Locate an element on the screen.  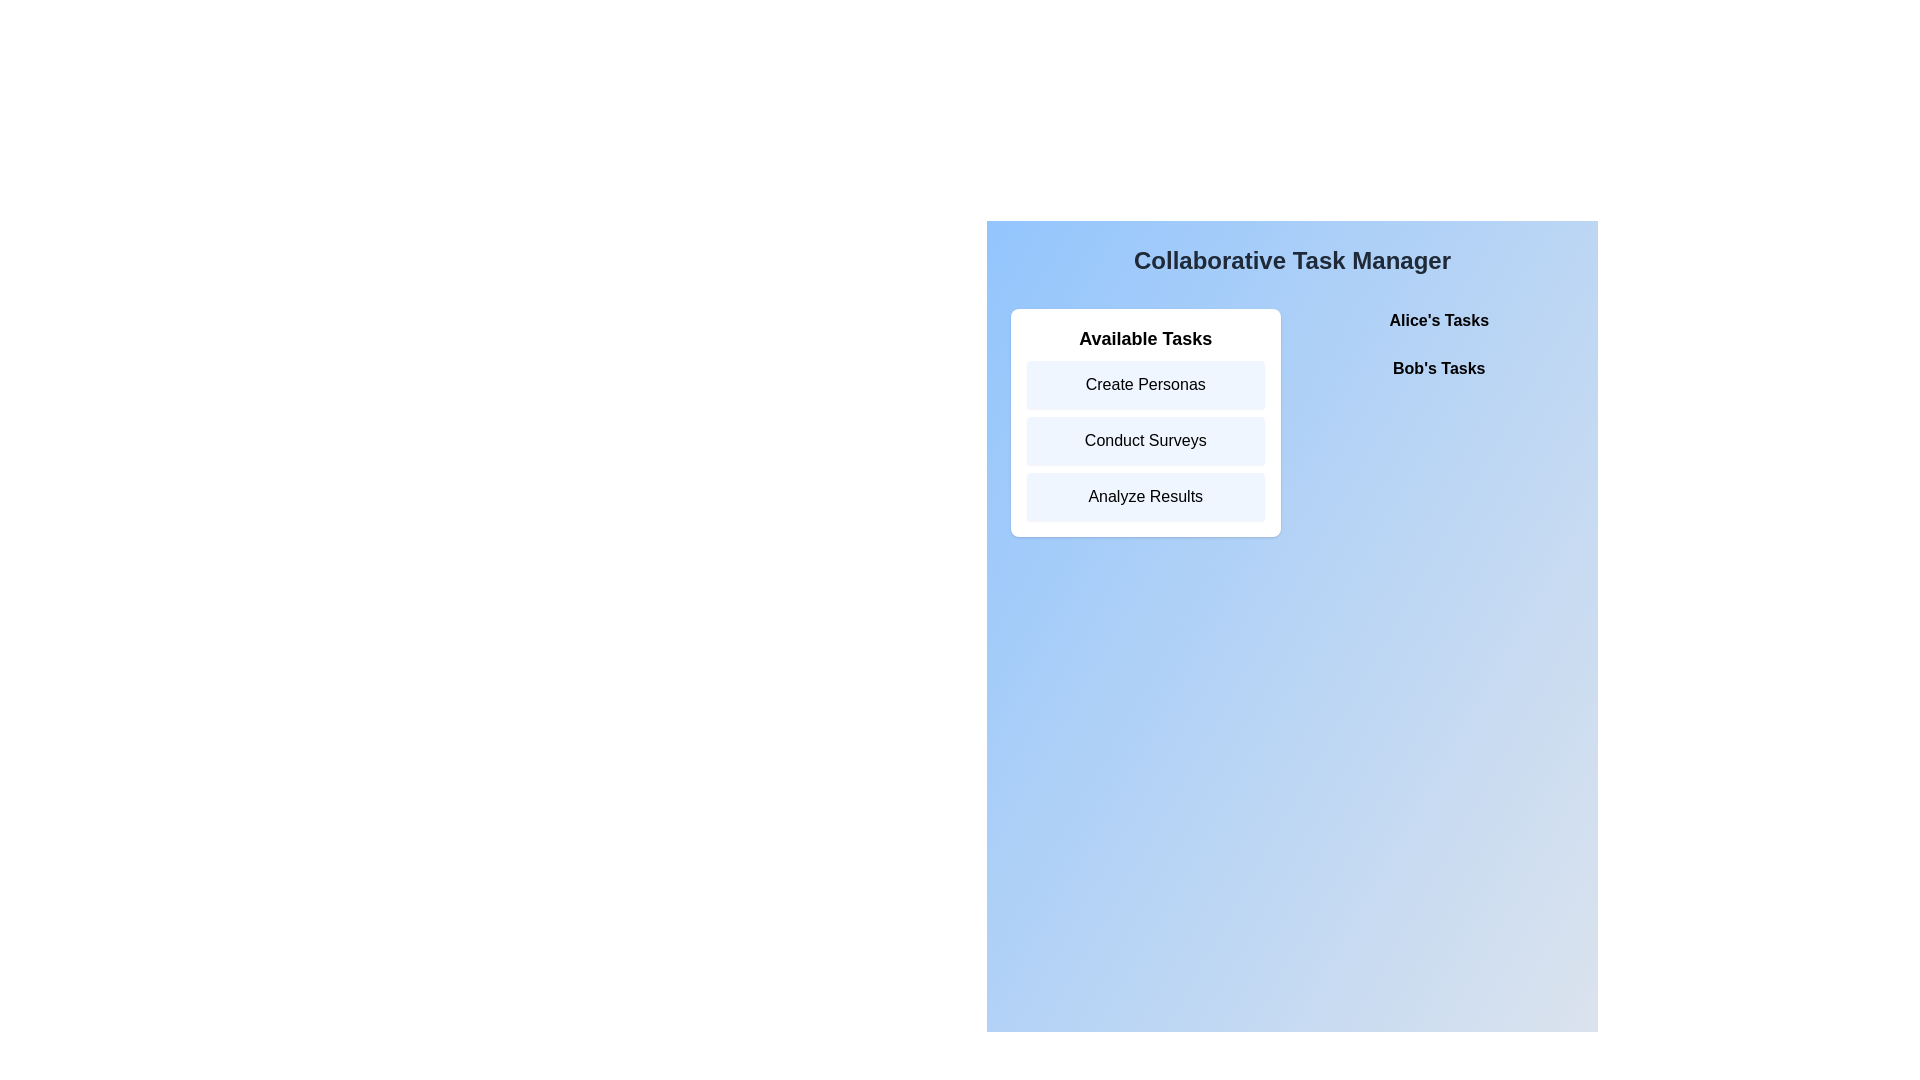
the user name to view their assigned tasks is located at coordinates (1438, 319).